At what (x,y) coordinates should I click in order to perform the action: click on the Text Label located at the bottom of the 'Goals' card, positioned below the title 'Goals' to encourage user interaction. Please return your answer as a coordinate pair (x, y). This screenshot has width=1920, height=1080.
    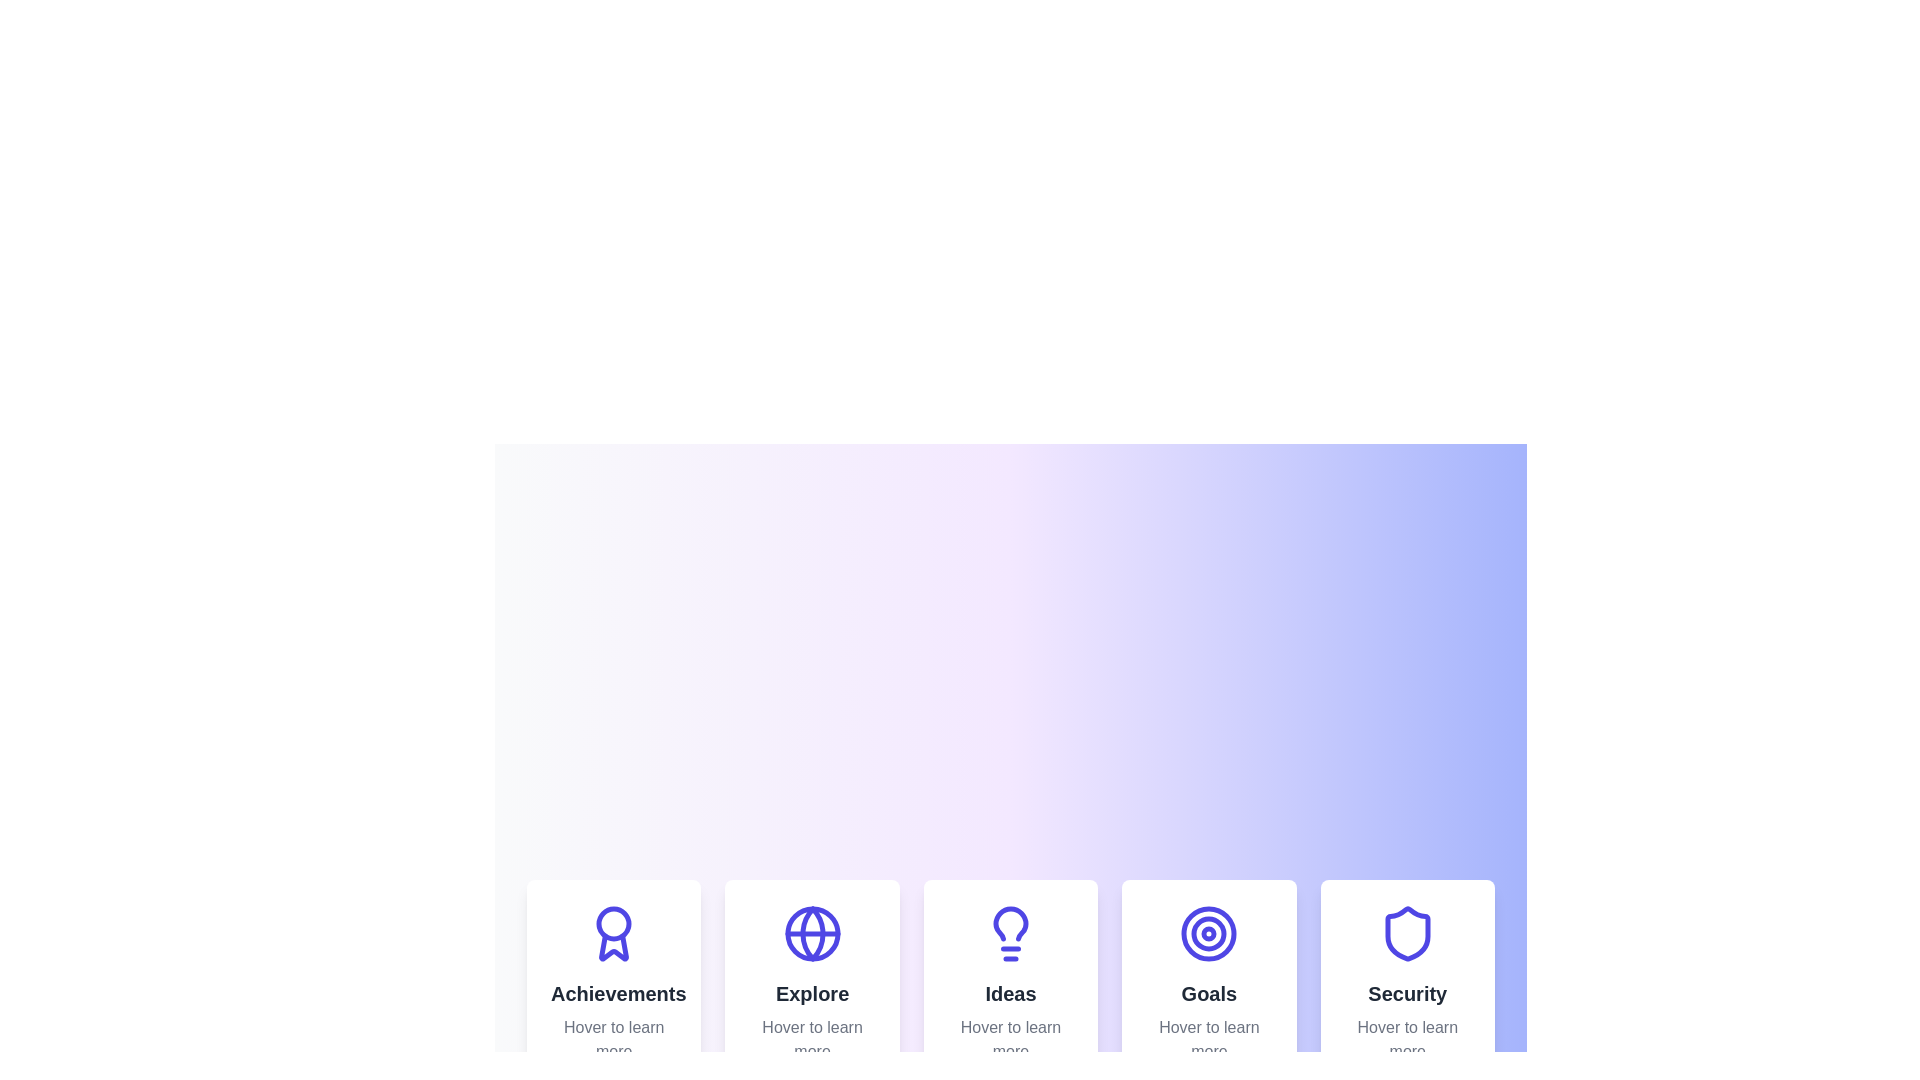
    Looking at the image, I should click on (1208, 1039).